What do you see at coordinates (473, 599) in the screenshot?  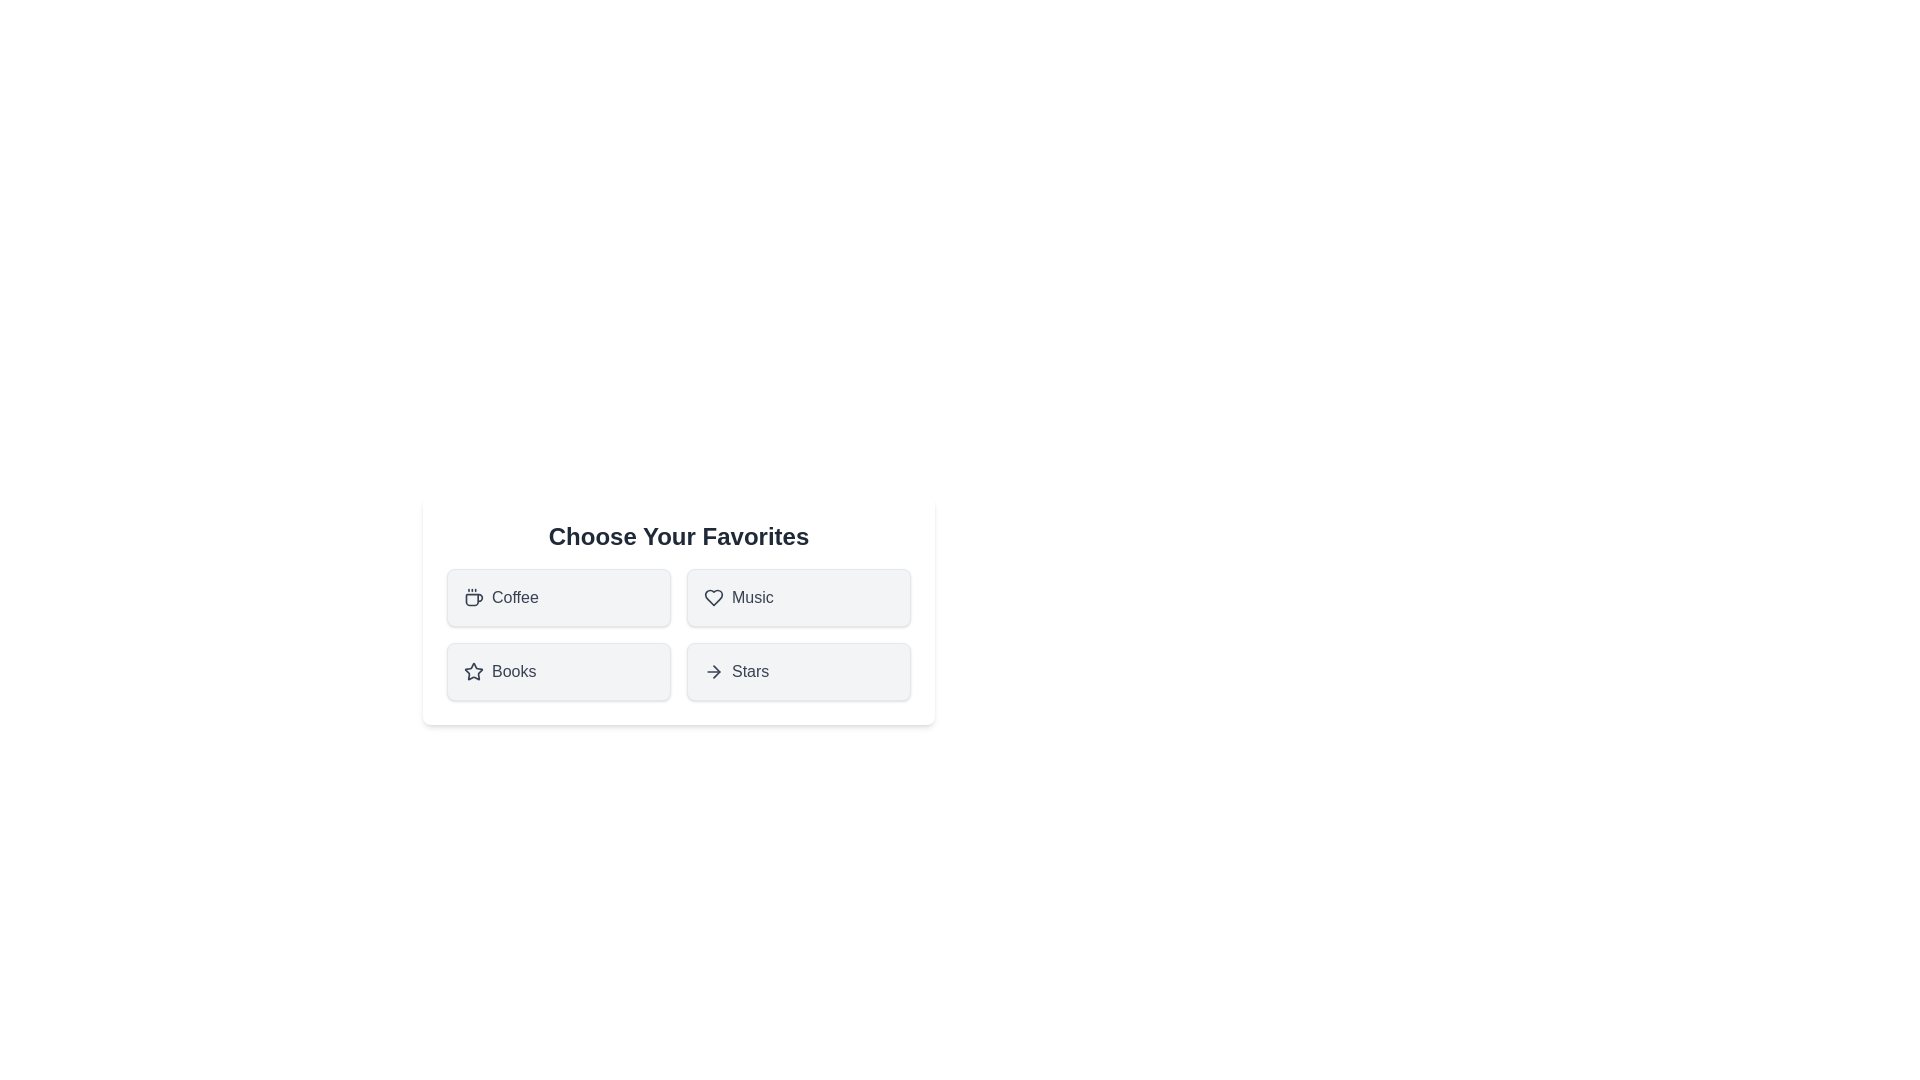 I see `the coffee cup icon, which is a curved outline resembling a mug, positioned above the 'Coffee' button text in the top-left quadrant of the category options grid` at bounding box center [473, 599].